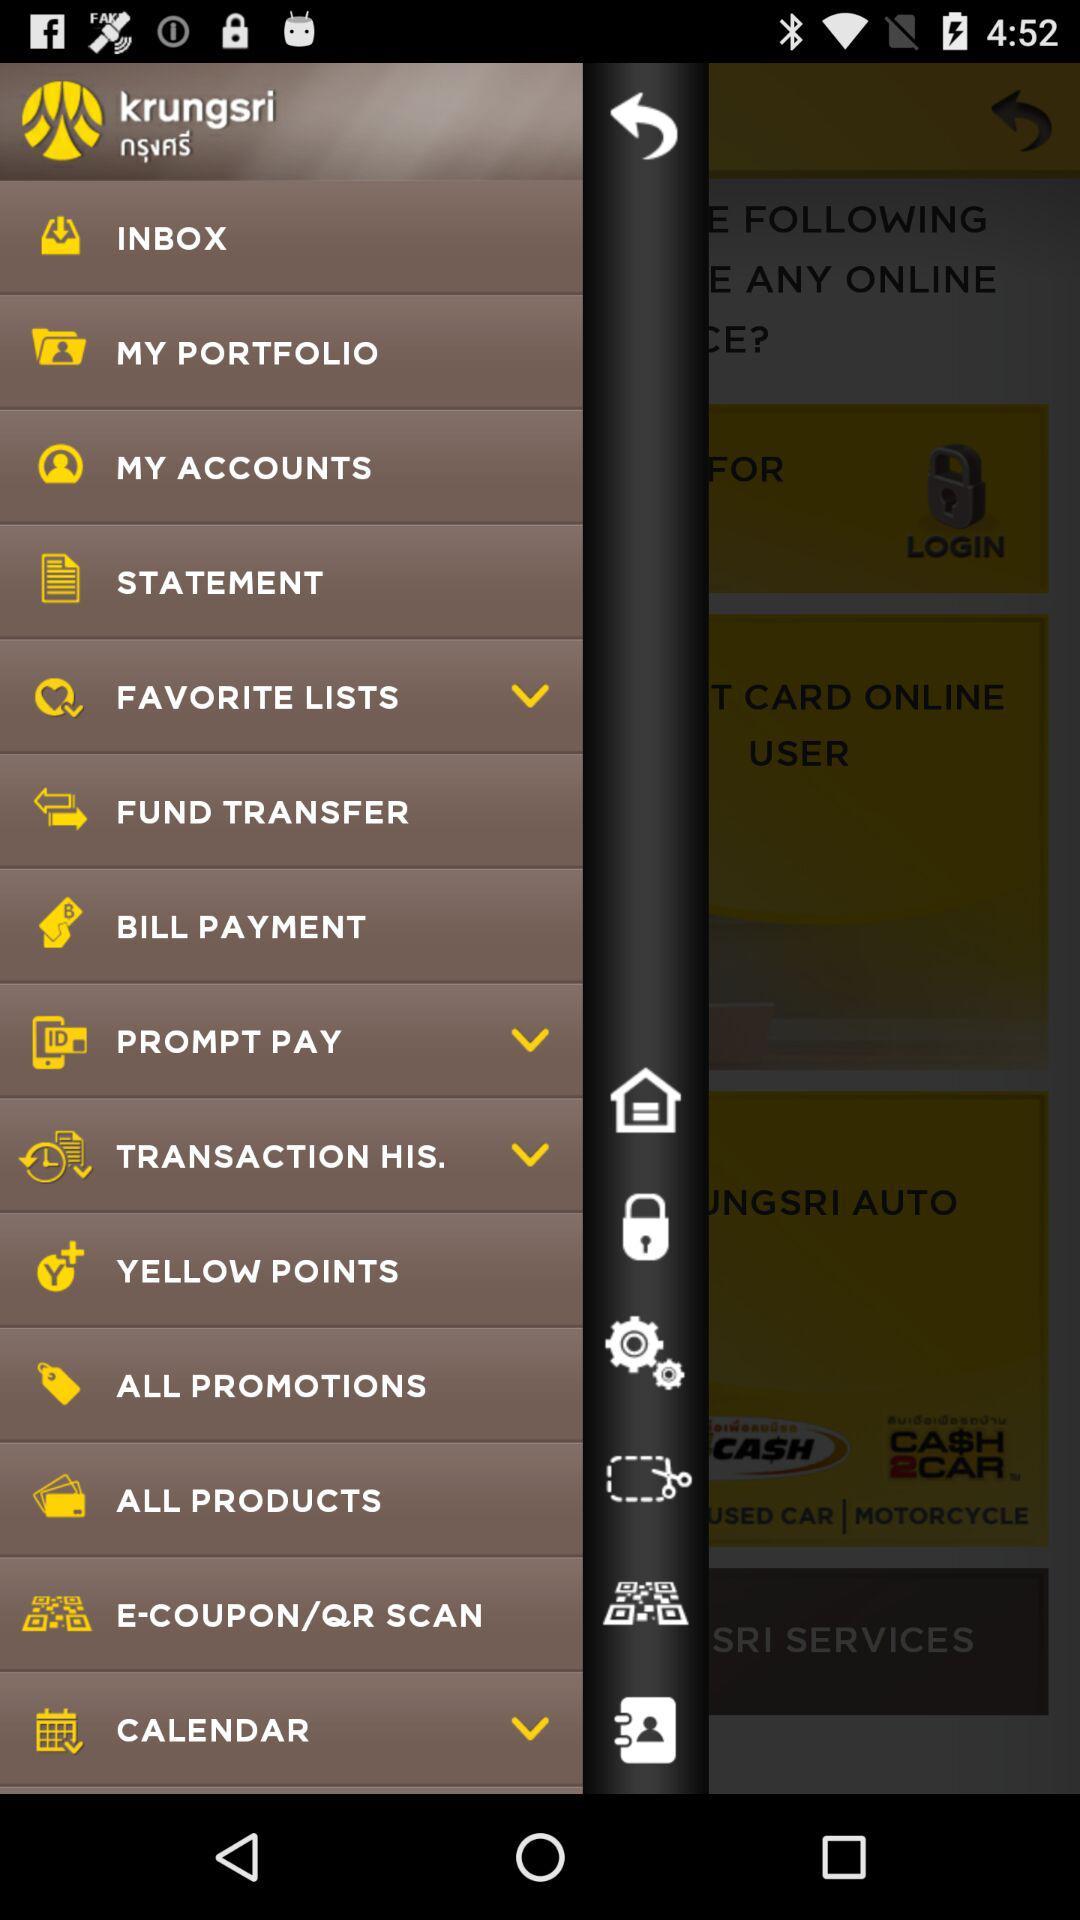 Image resolution: width=1080 pixels, height=1920 pixels. I want to click on settings, so click(645, 1353).